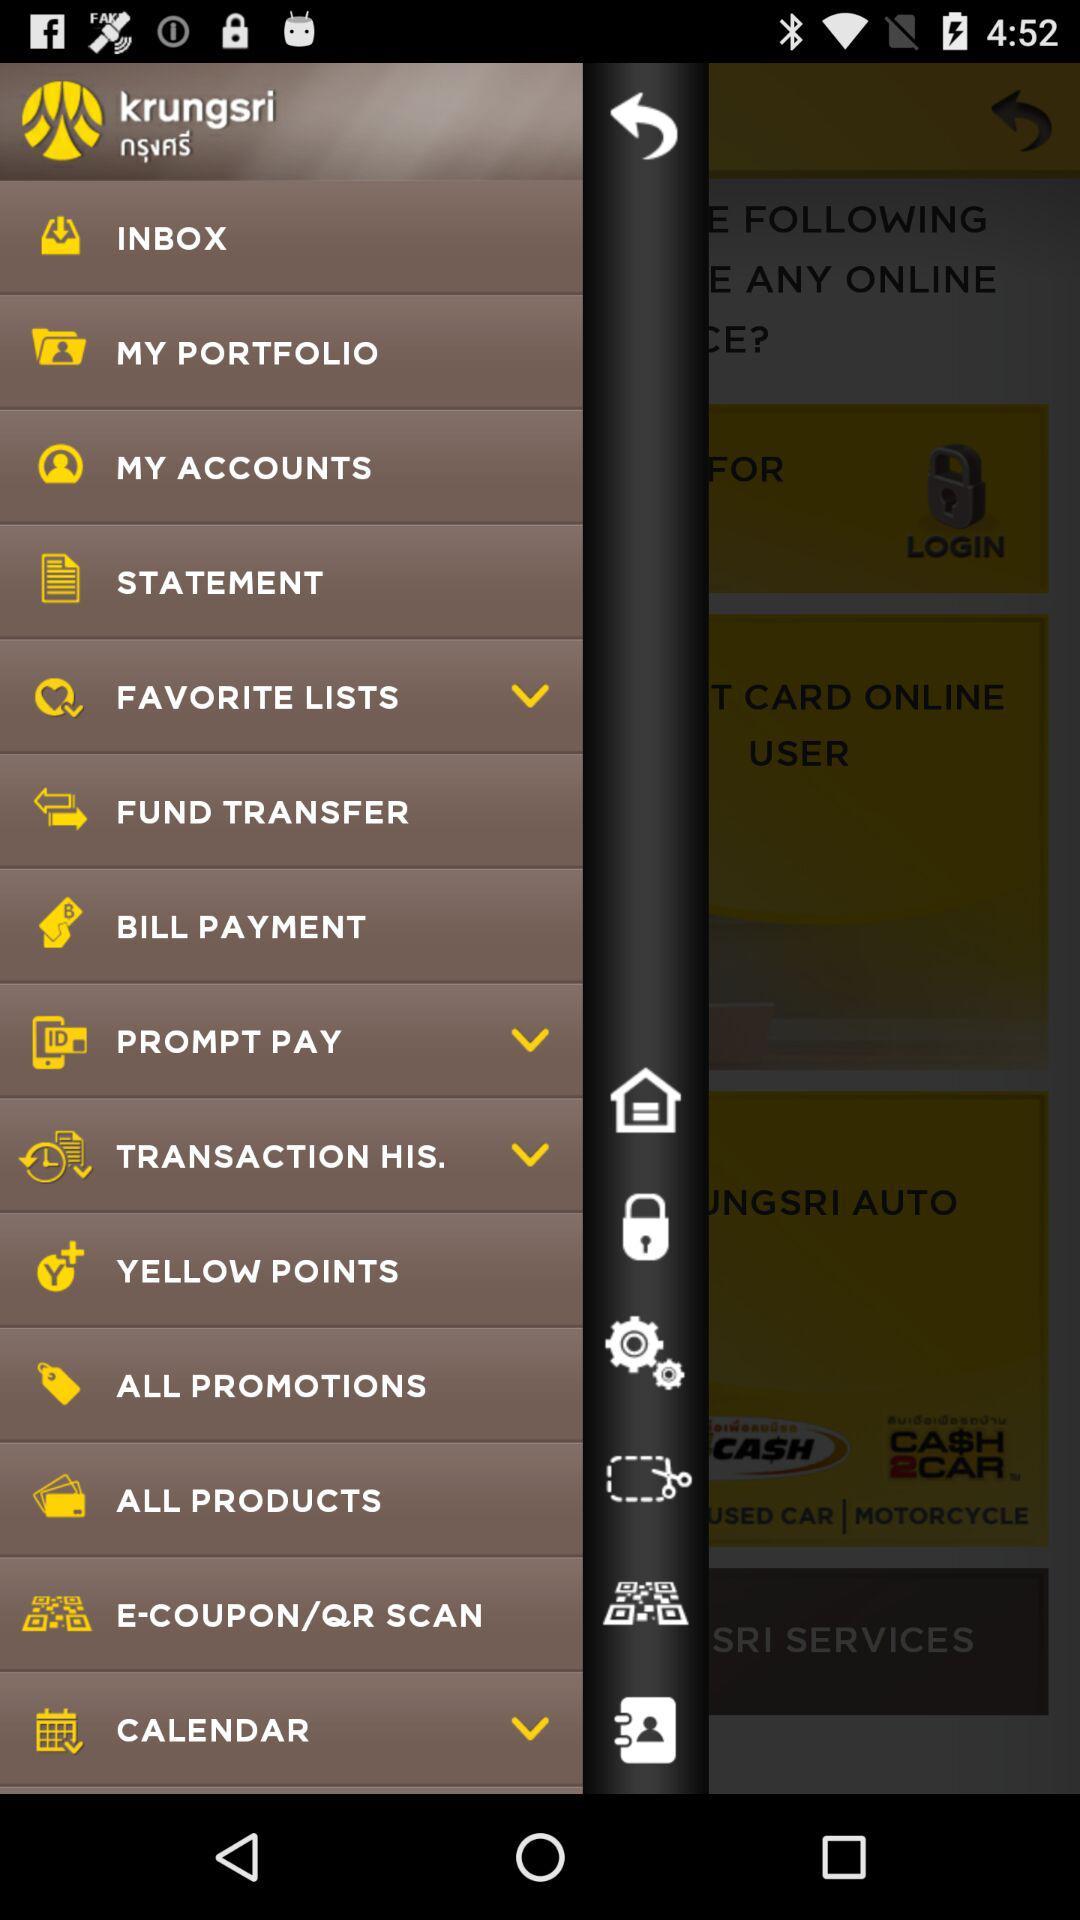 Image resolution: width=1080 pixels, height=1920 pixels. I want to click on settings, so click(645, 1353).